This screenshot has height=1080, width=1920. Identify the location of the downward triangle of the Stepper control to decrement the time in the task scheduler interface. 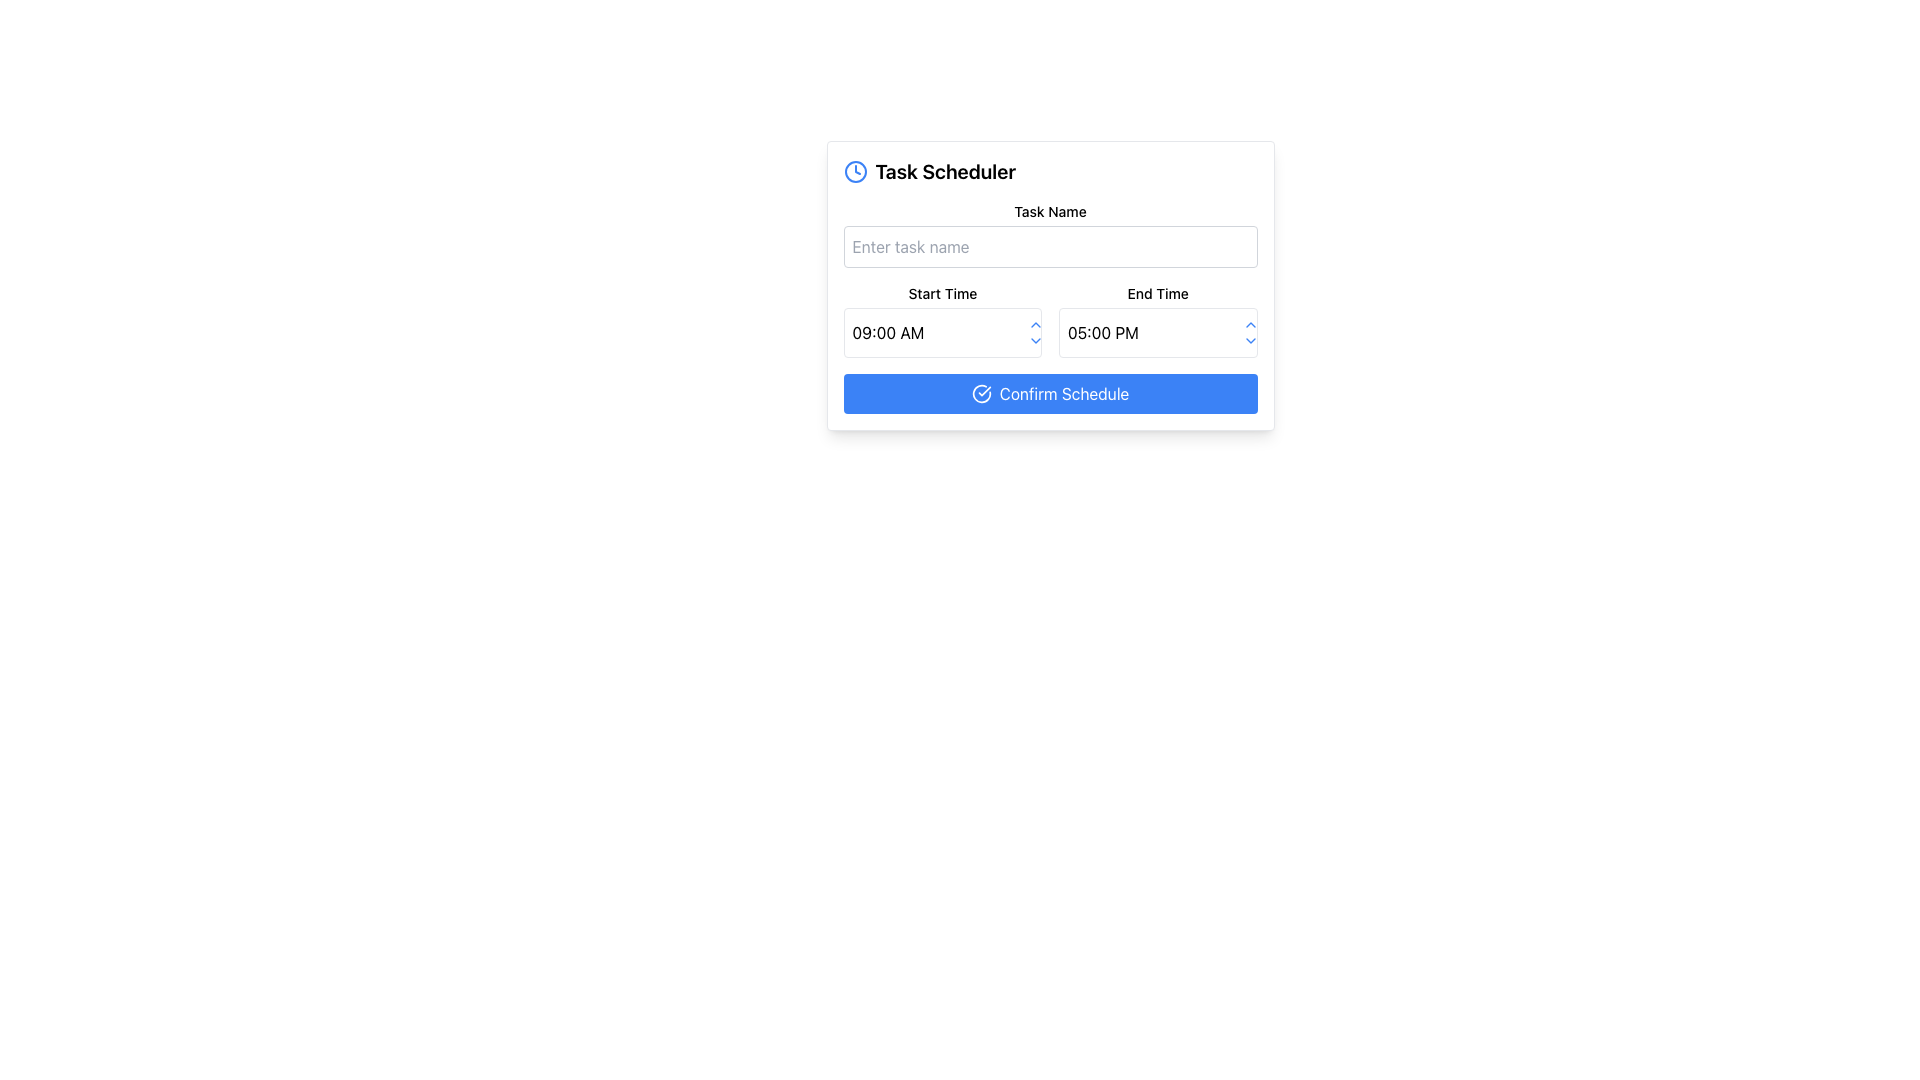
(1035, 331).